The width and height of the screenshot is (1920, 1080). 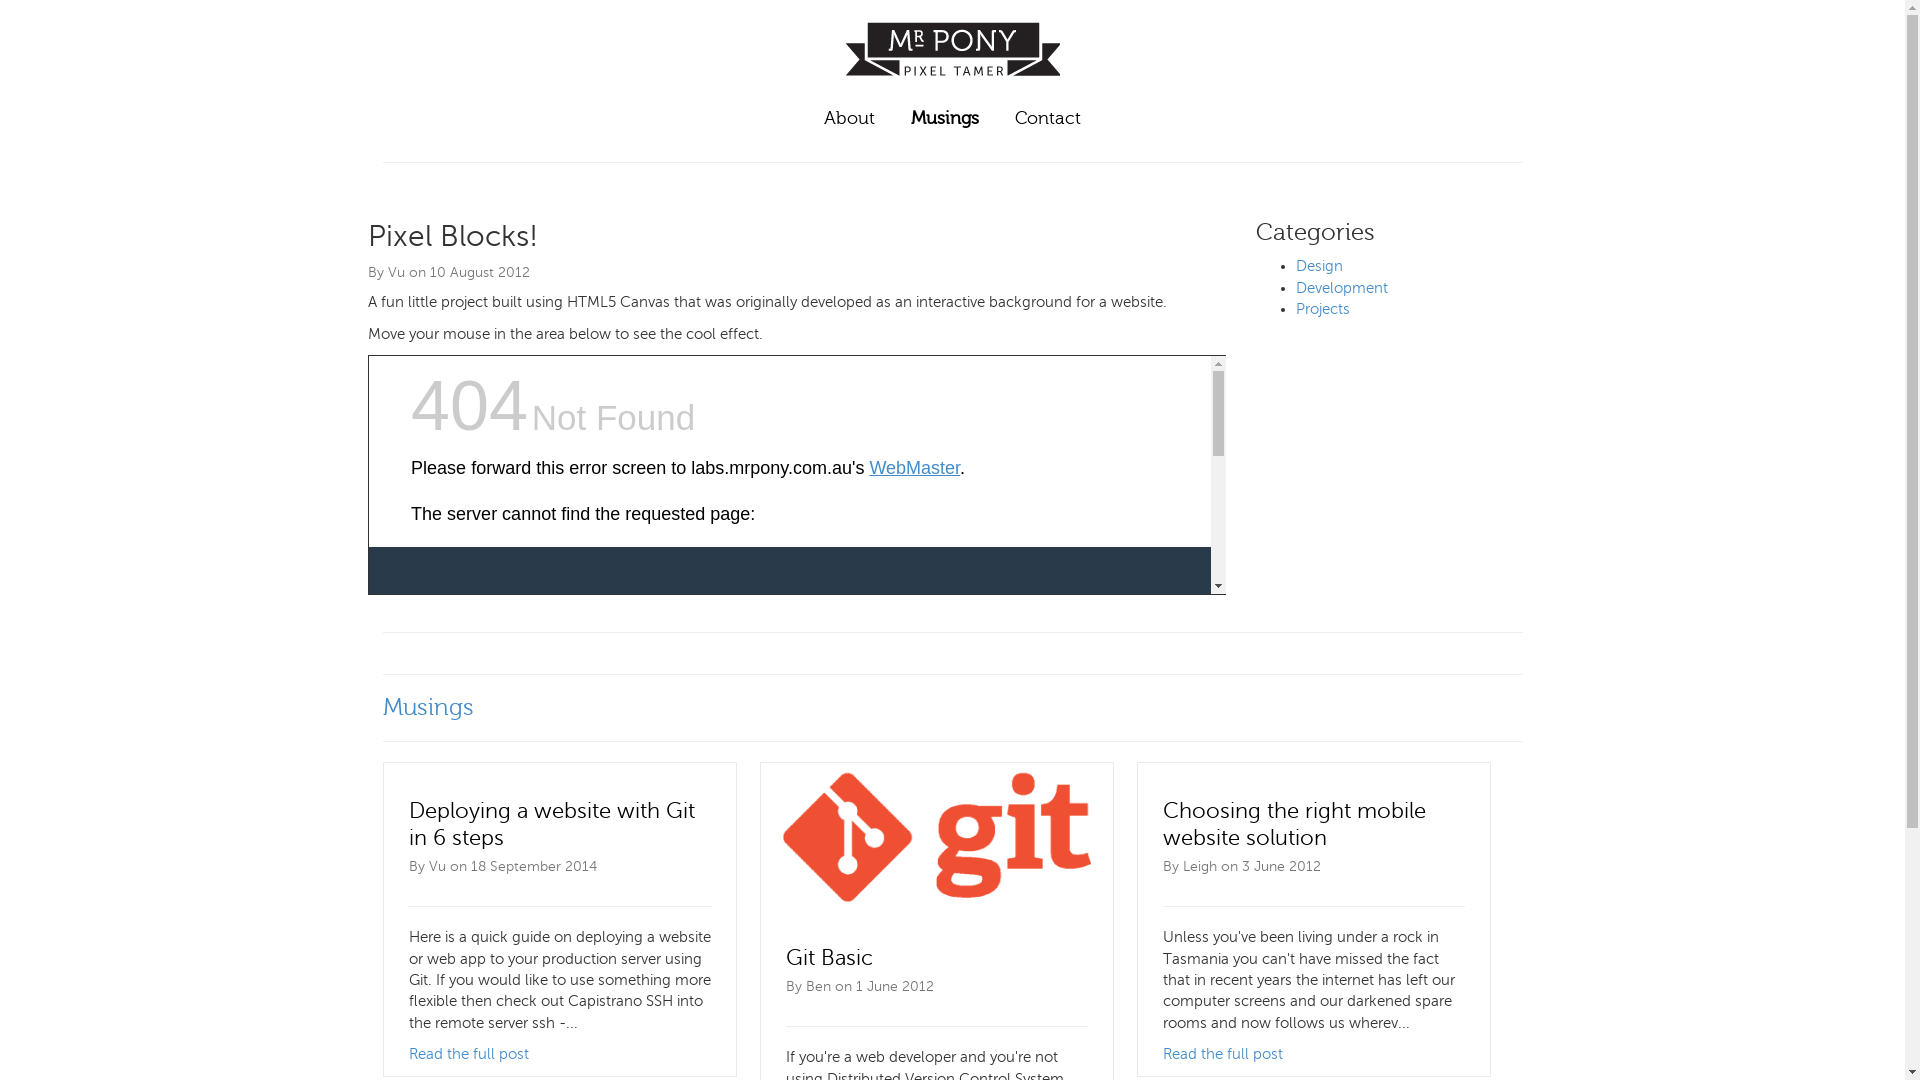 What do you see at coordinates (1319, 265) in the screenshot?
I see `'Design'` at bounding box center [1319, 265].